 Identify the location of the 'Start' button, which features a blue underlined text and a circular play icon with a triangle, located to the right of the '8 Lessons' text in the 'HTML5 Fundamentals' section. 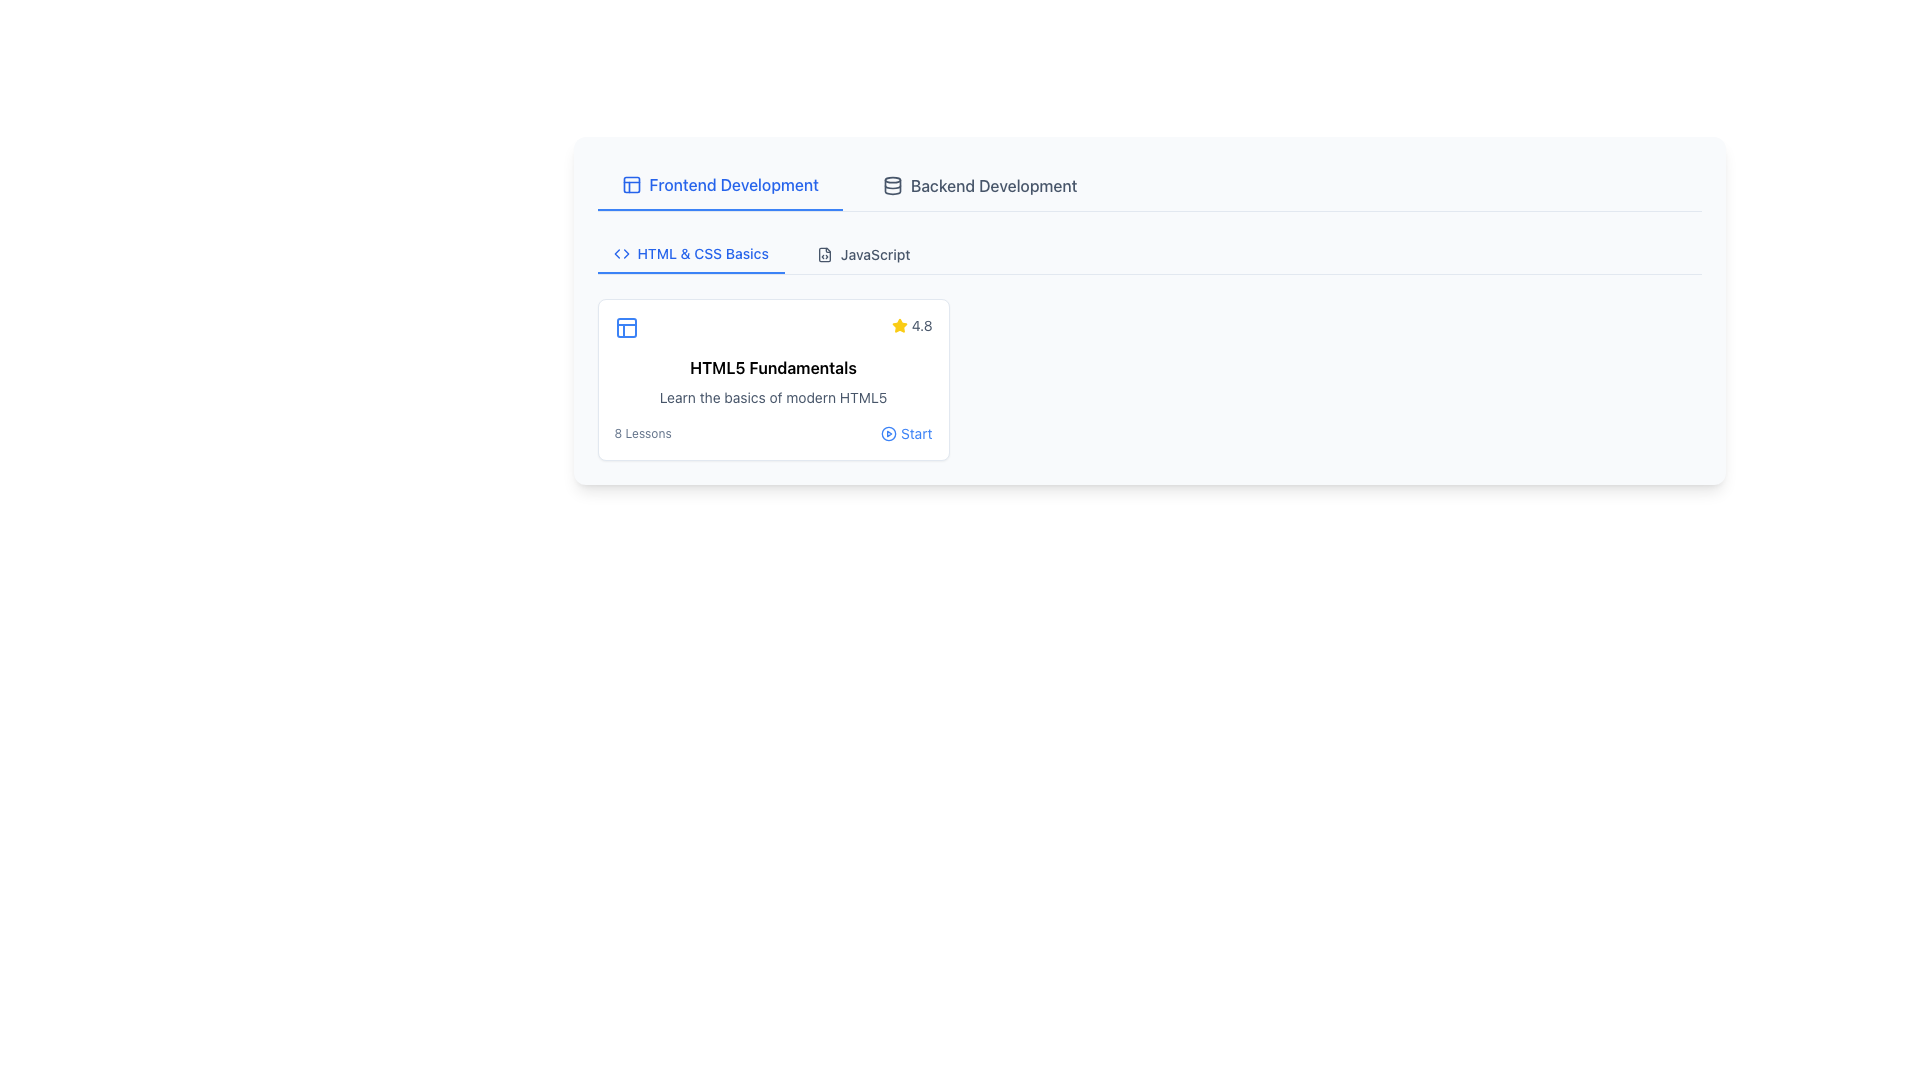
(905, 433).